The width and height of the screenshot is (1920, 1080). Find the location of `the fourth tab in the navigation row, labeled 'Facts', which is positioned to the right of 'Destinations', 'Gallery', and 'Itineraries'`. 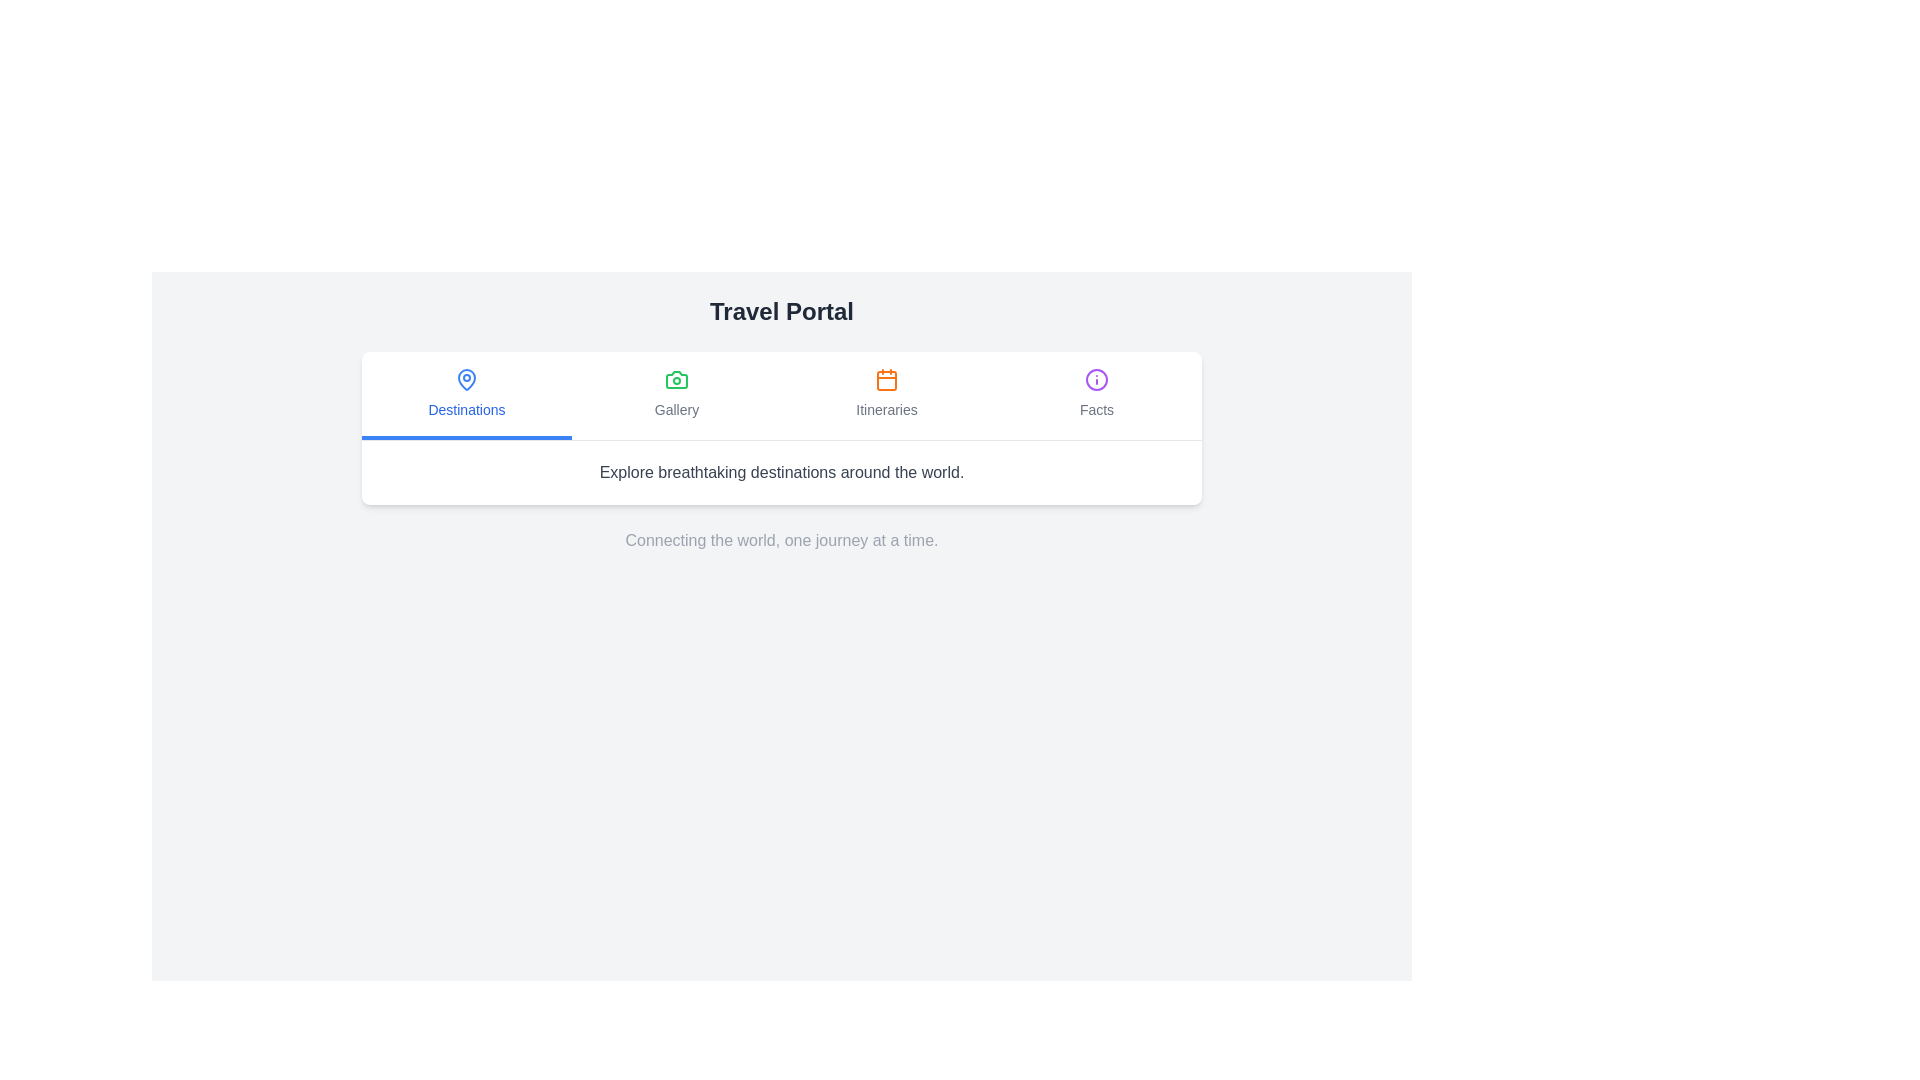

the fourth tab in the navigation row, labeled 'Facts', which is positioned to the right of 'Destinations', 'Gallery', and 'Itineraries' is located at coordinates (1096, 396).